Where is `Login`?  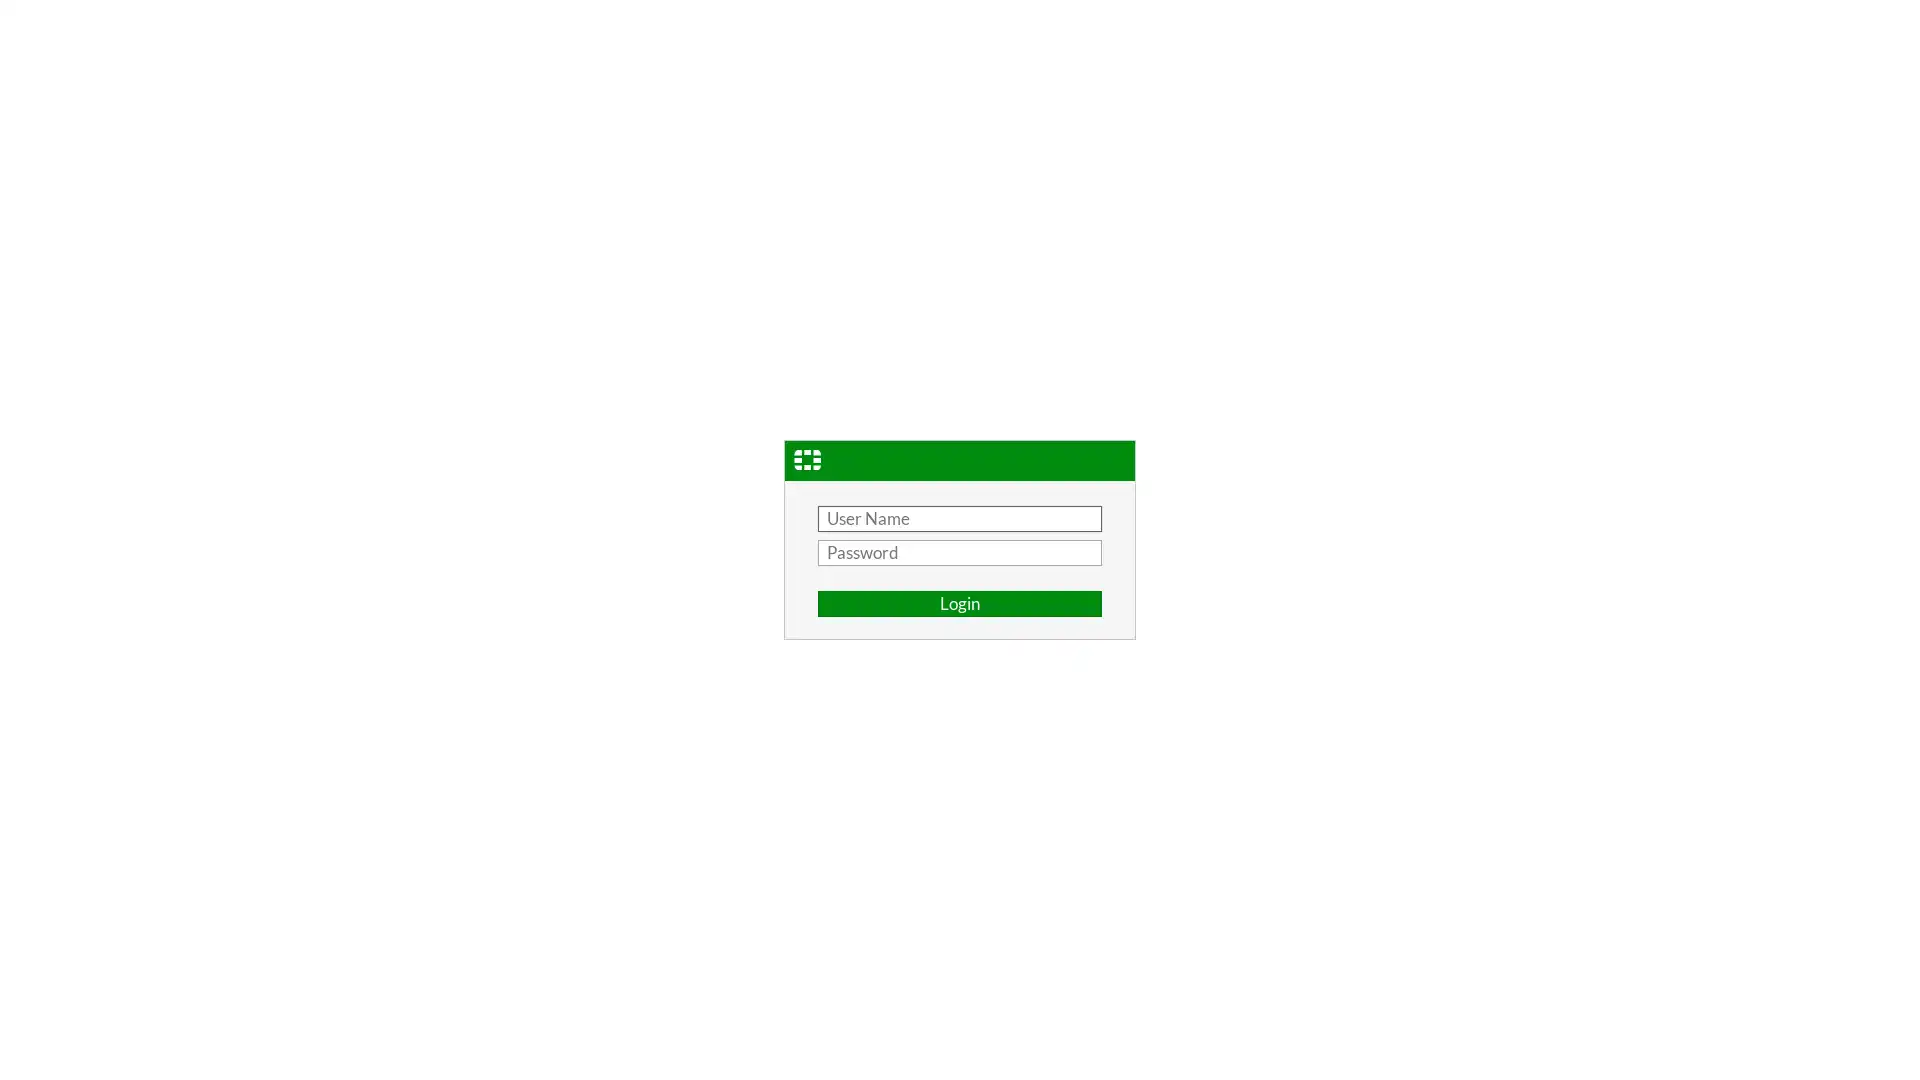 Login is located at coordinates (960, 603).